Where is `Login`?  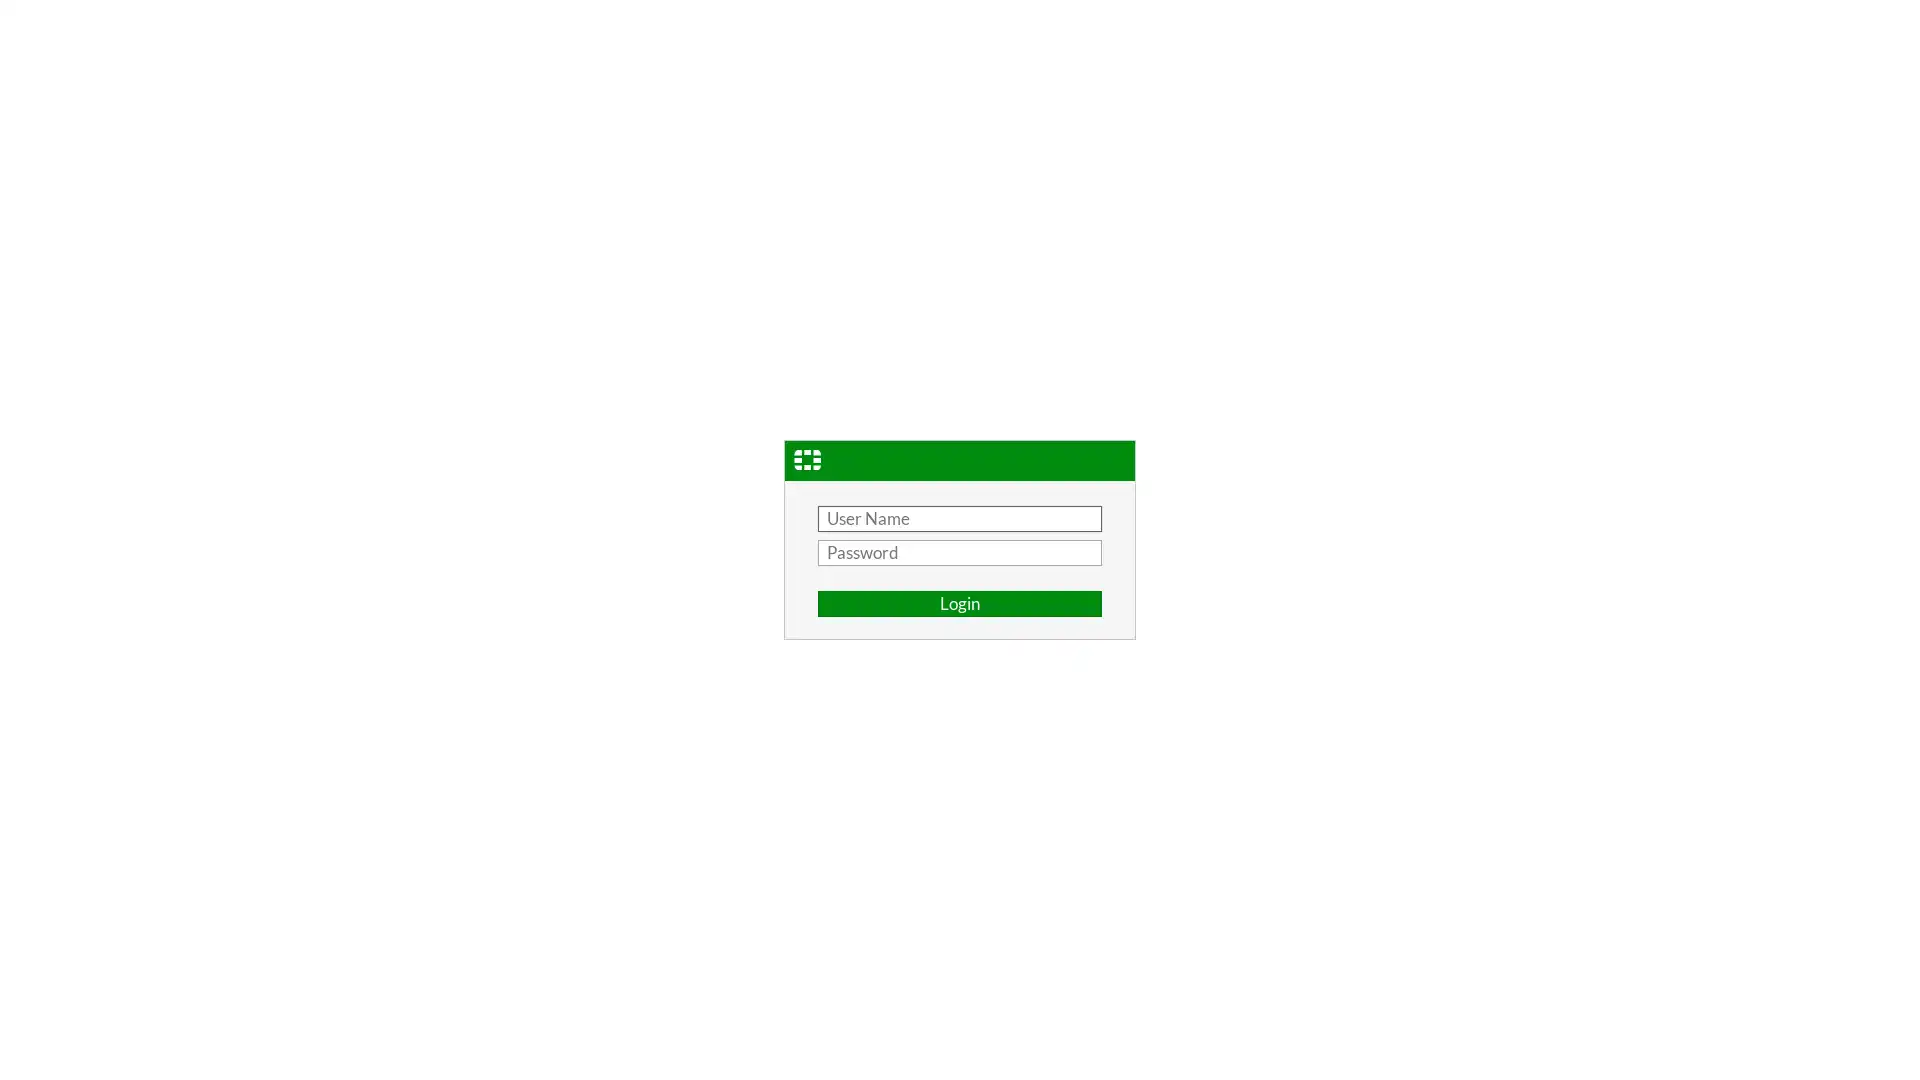 Login is located at coordinates (960, 603).